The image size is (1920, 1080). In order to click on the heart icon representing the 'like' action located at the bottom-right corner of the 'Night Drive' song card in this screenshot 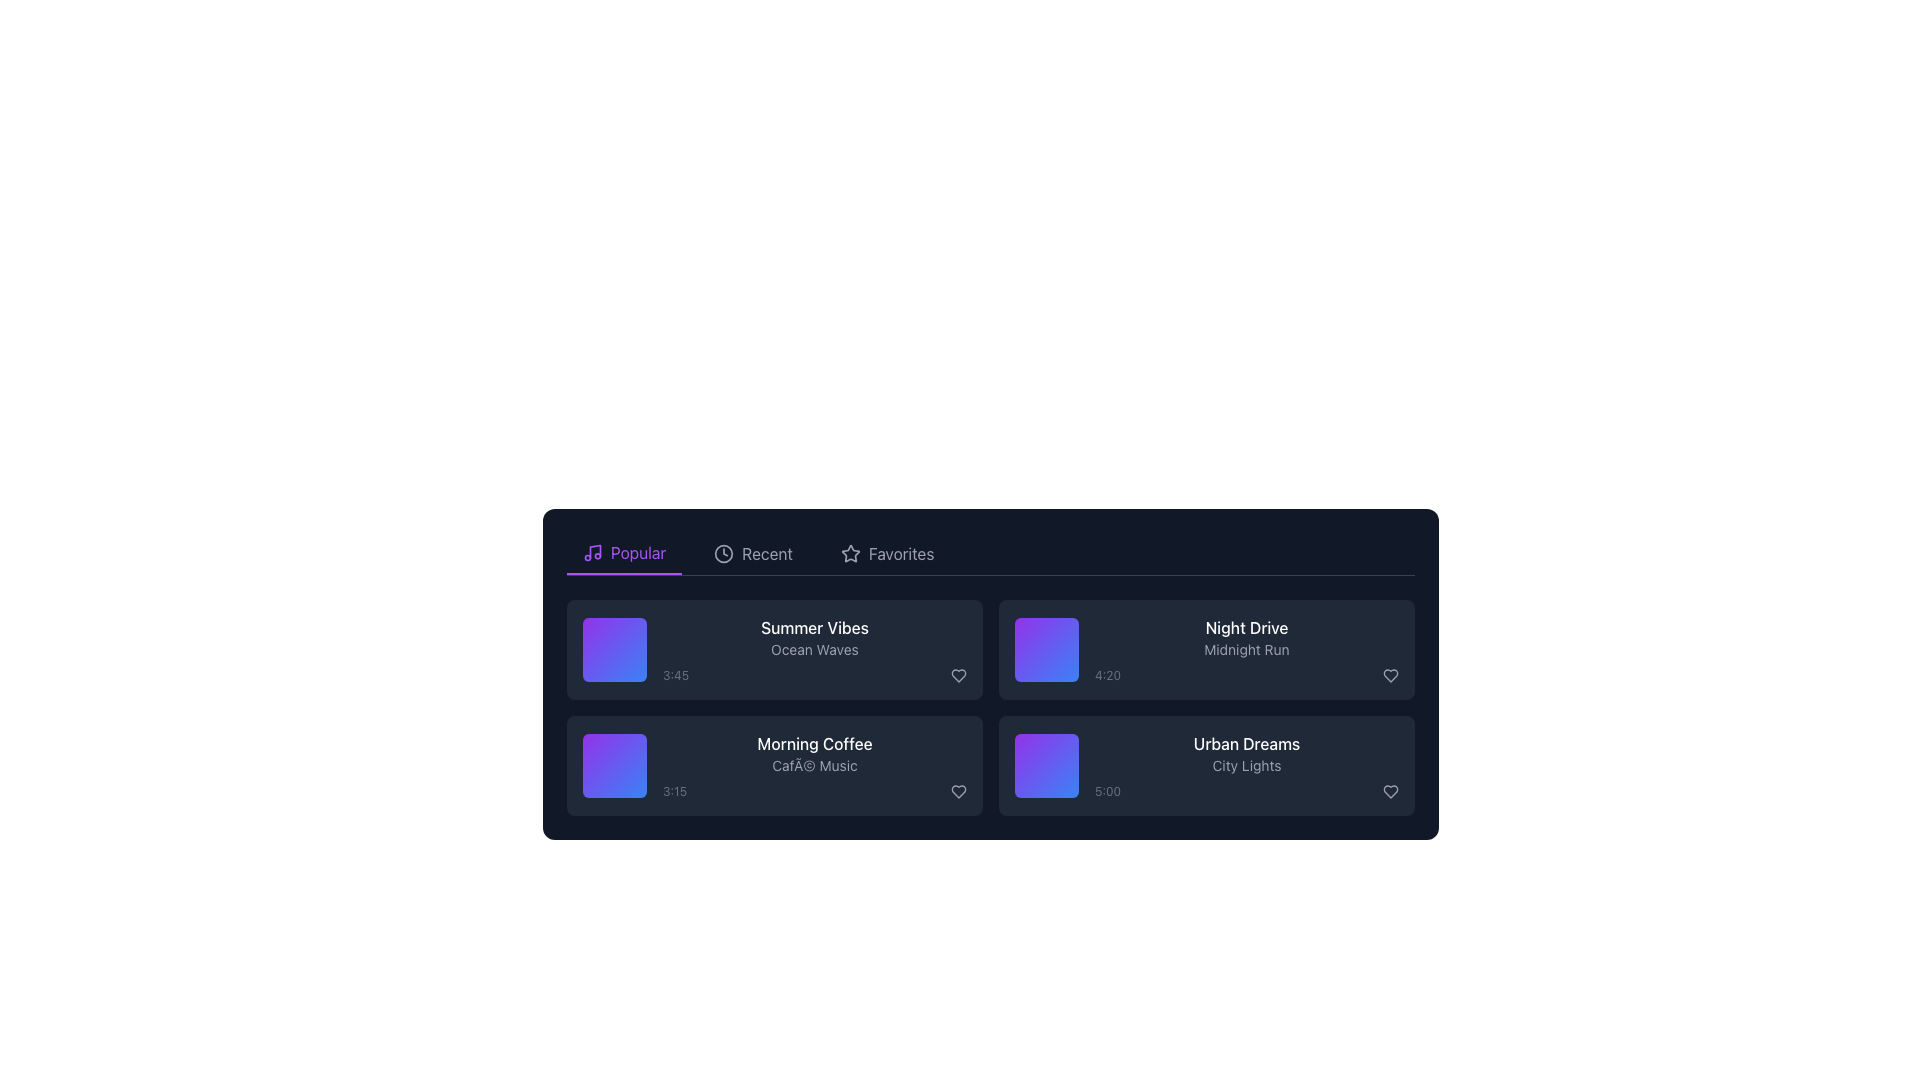, I will do `click(1390, 675)`.